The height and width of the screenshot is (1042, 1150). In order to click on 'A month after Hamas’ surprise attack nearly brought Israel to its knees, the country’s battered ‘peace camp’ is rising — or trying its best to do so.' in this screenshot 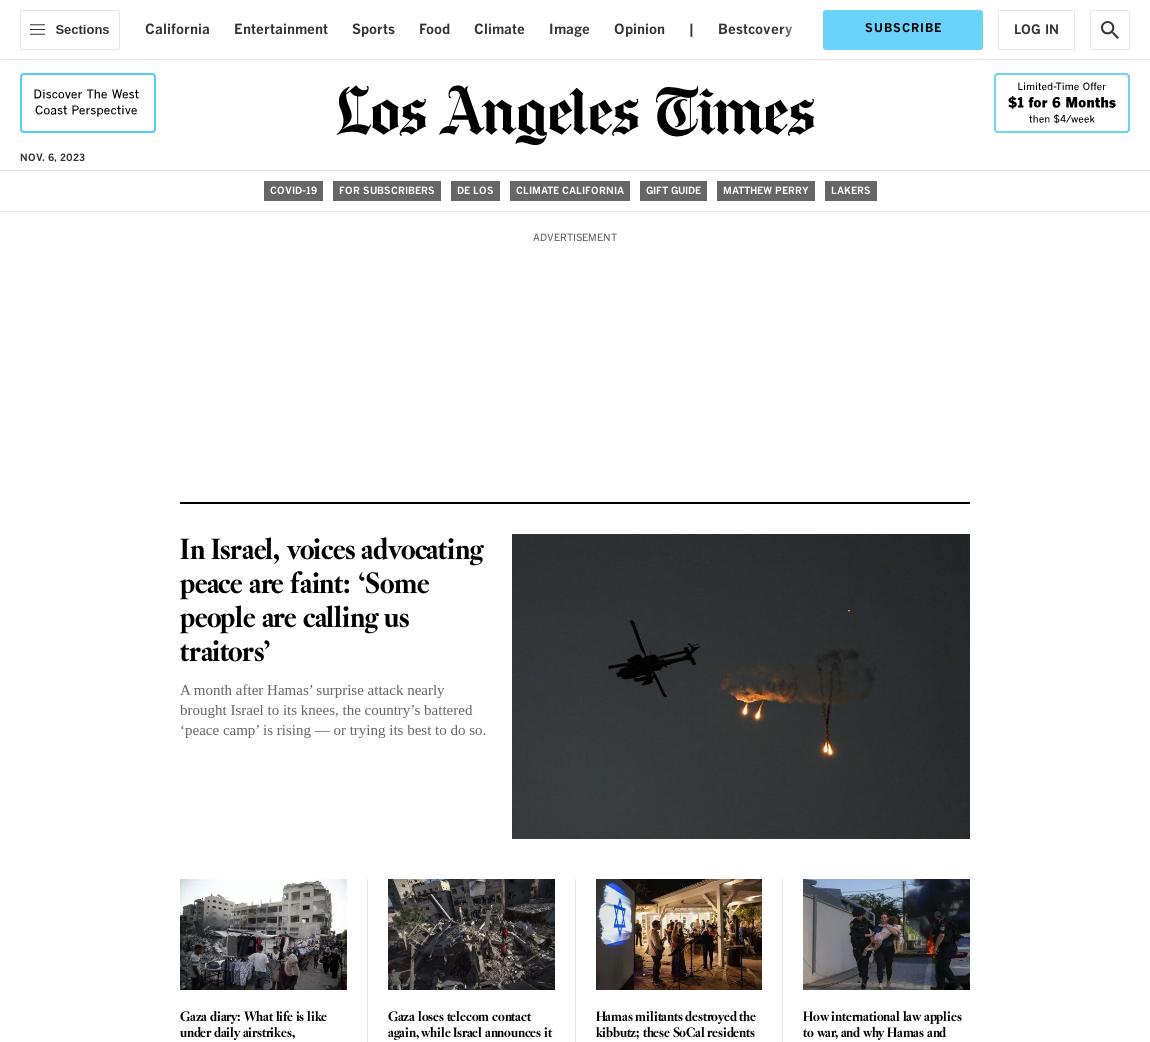, I will do `click(178, 709)`.